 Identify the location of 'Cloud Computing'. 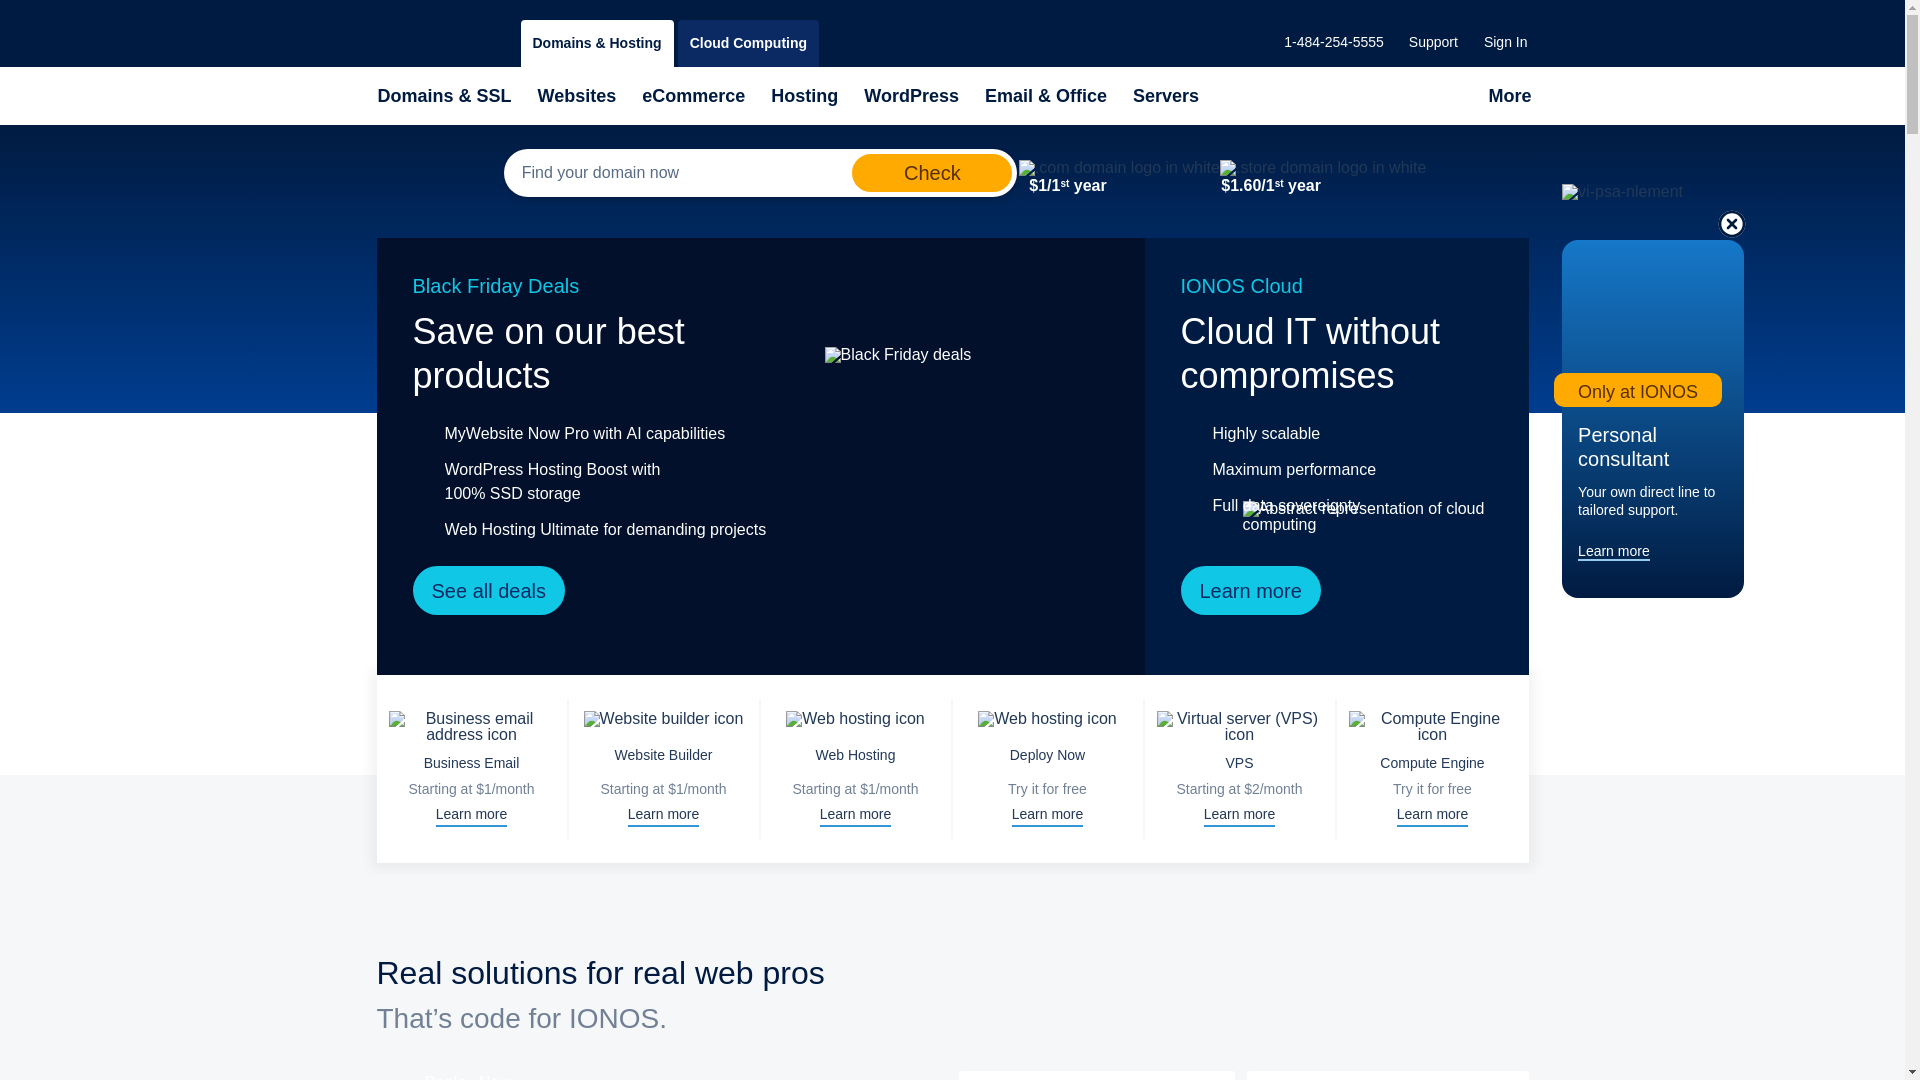
(747, 43).